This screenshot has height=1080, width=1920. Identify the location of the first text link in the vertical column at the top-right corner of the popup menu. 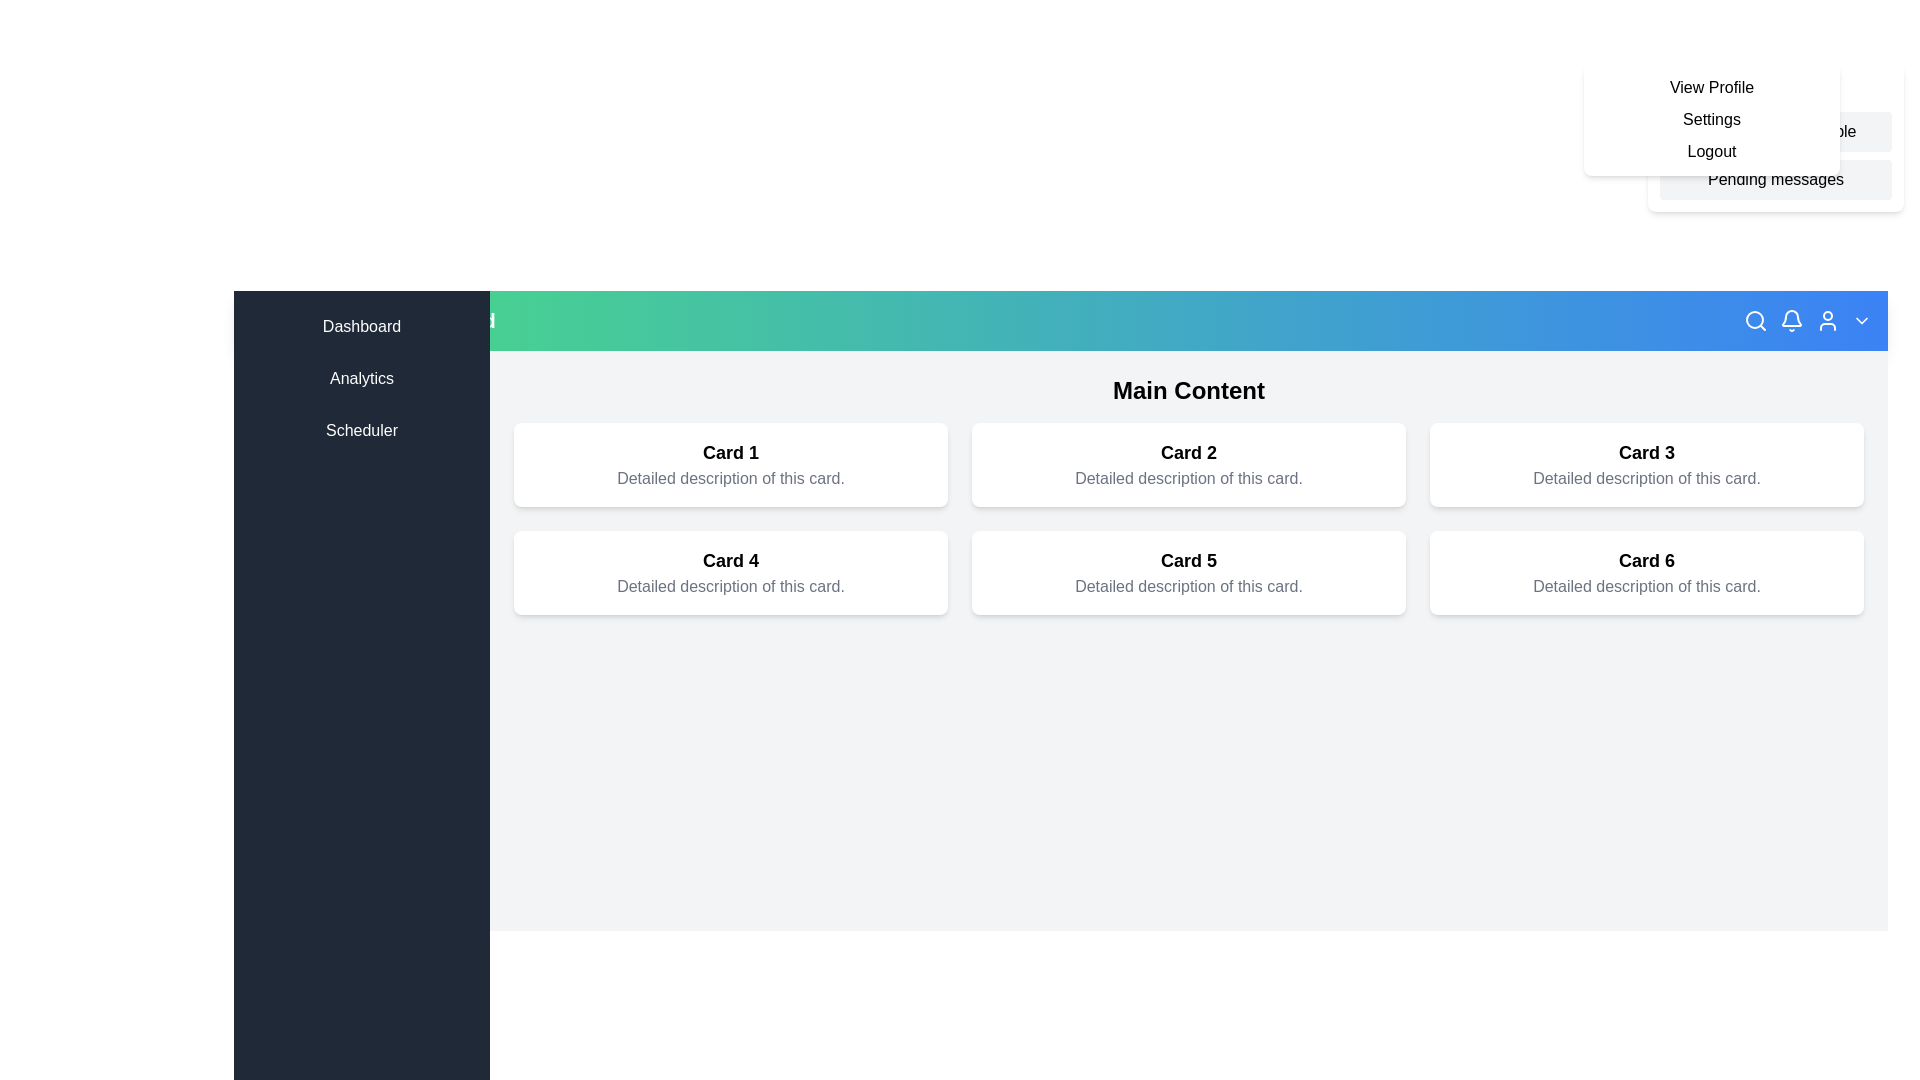
(1711, 87).